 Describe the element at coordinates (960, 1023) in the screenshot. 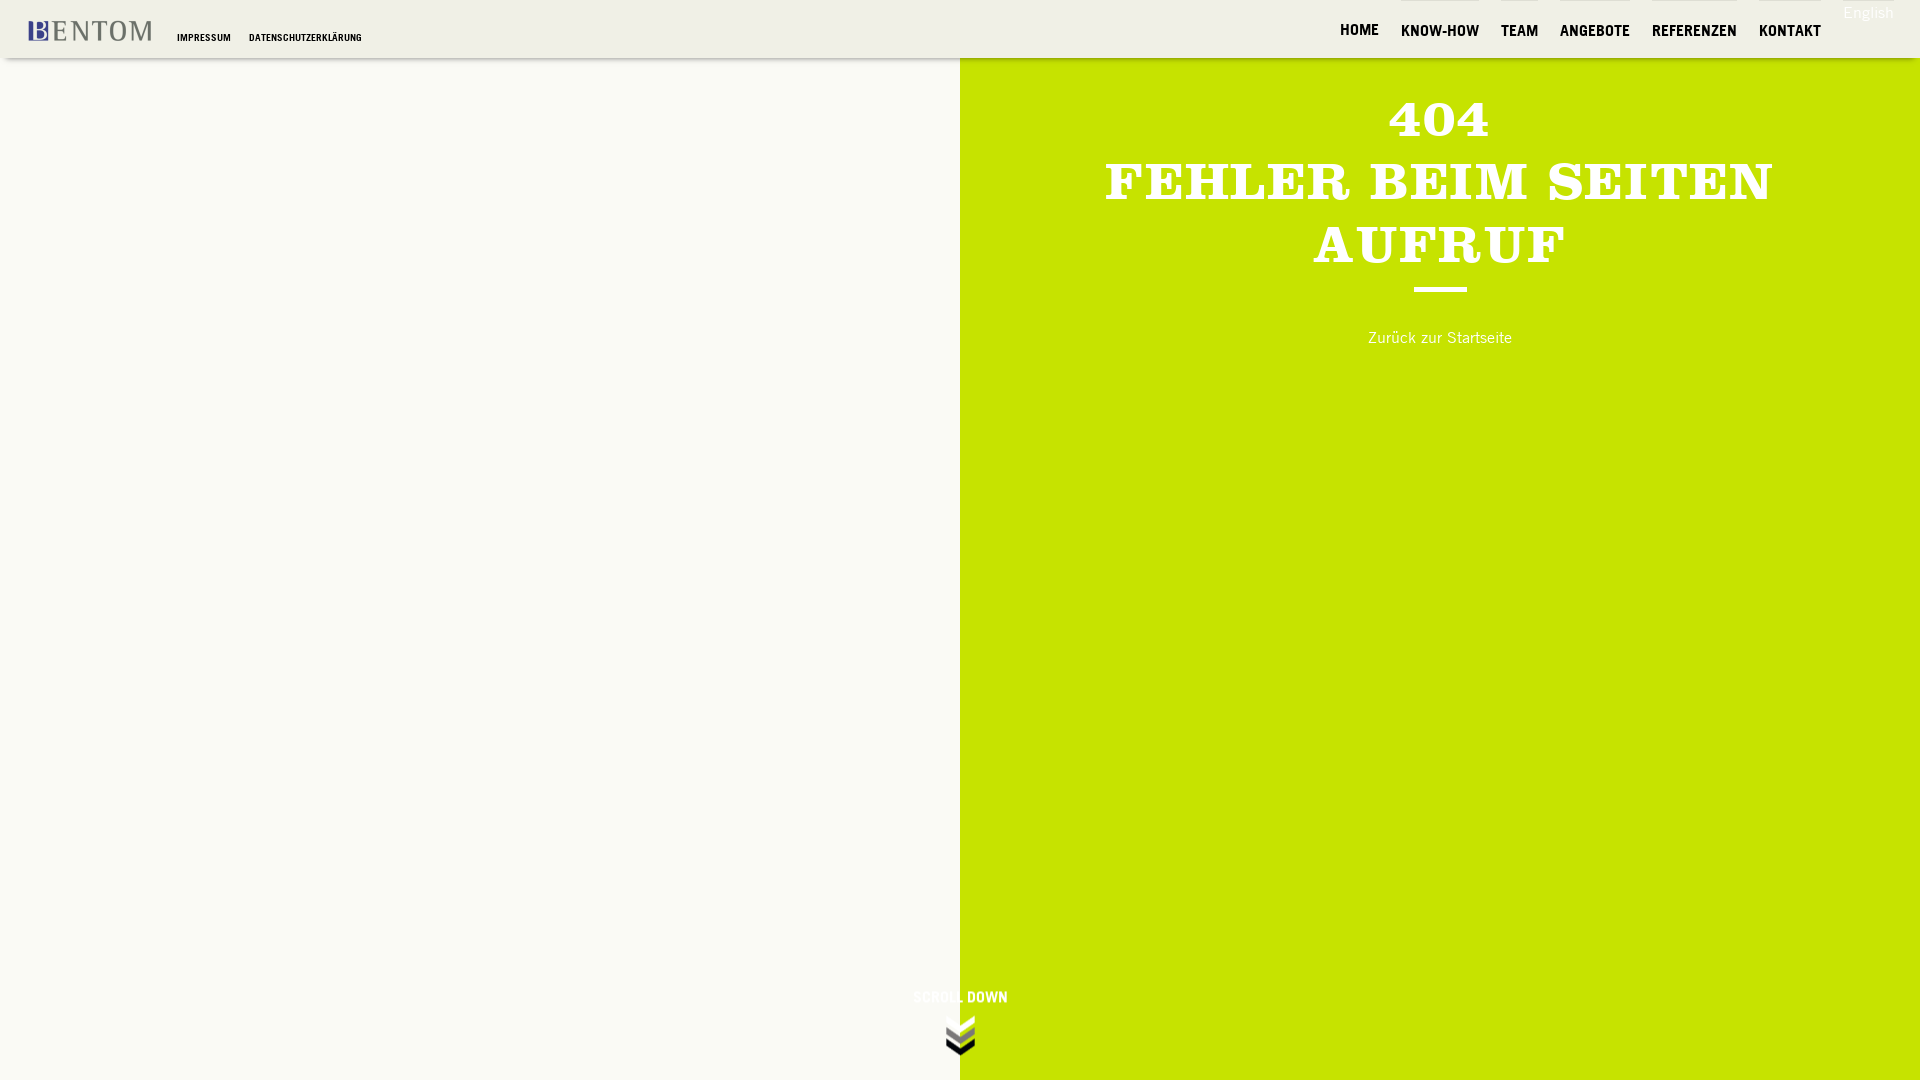

I see `'SCROLL DOWN'` at that location.